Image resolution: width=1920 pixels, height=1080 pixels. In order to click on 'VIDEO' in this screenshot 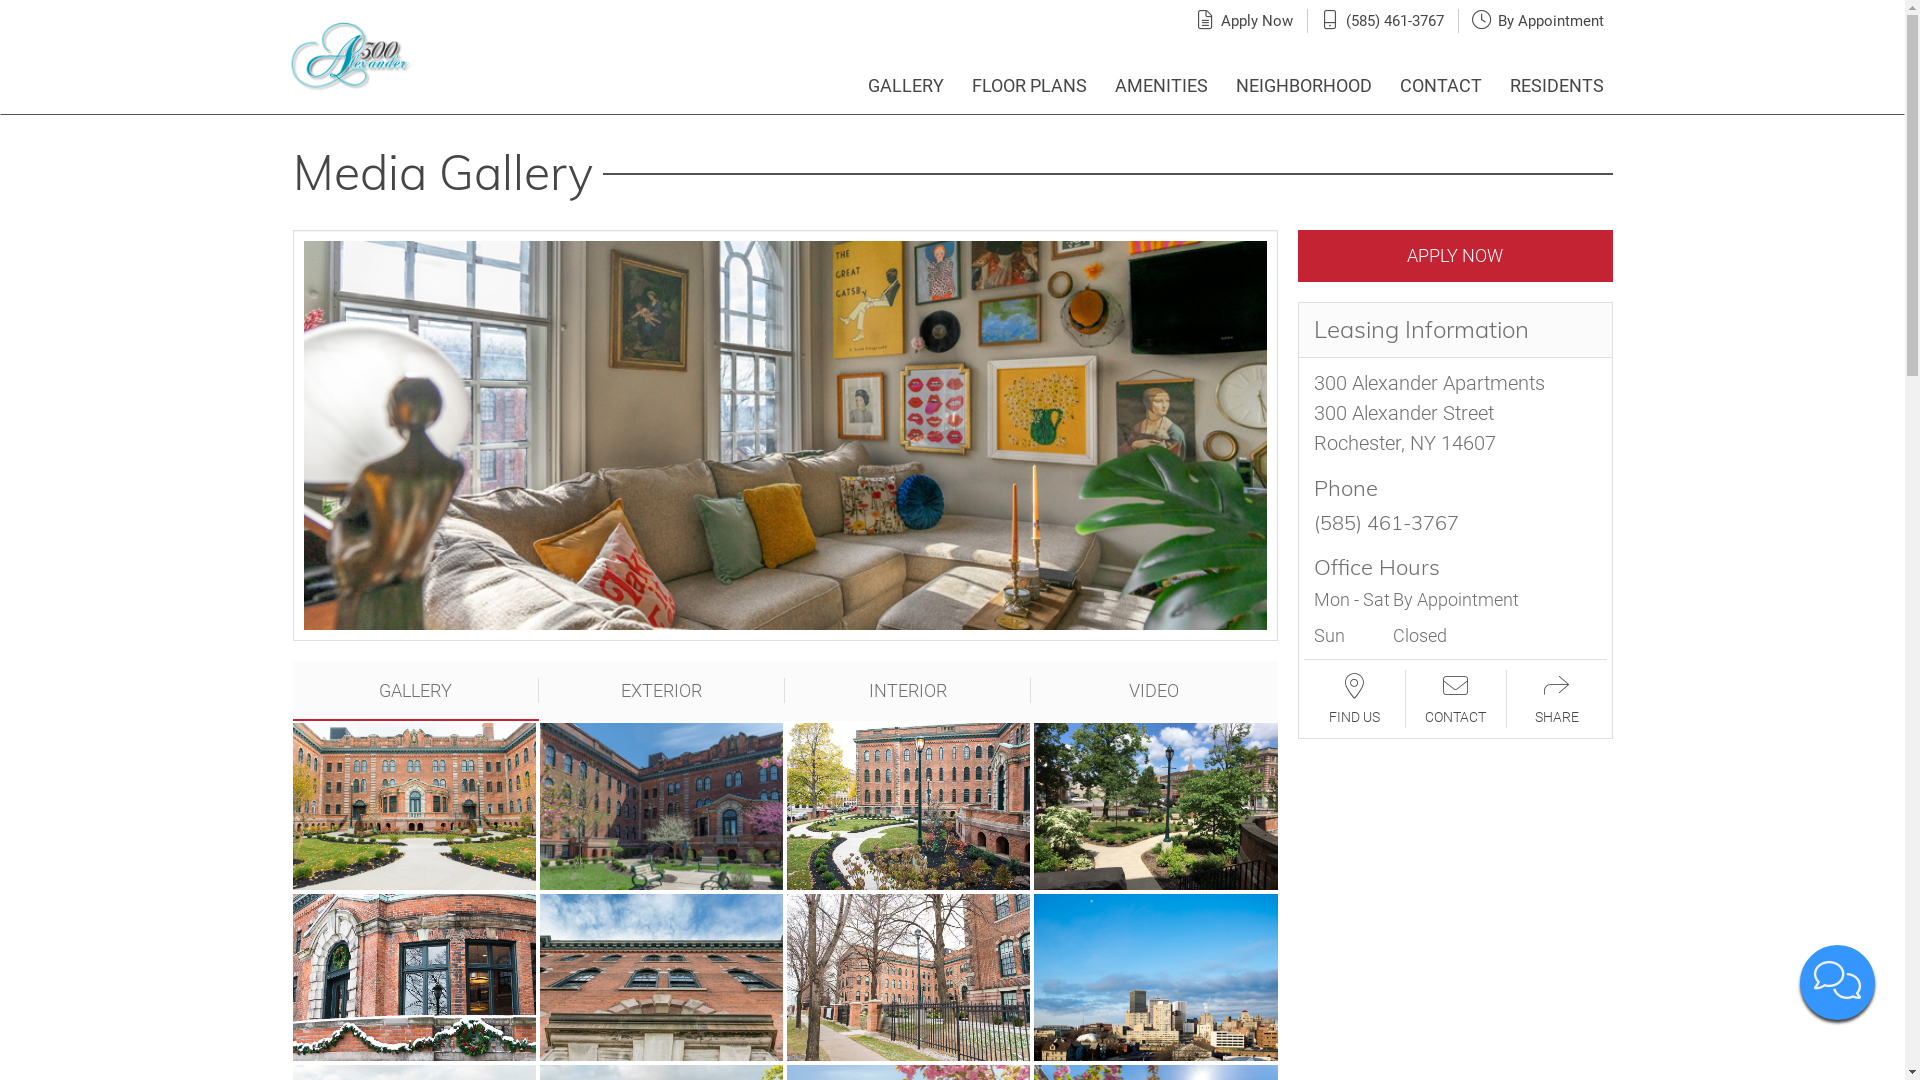, I will do `click(1153, 689)`.